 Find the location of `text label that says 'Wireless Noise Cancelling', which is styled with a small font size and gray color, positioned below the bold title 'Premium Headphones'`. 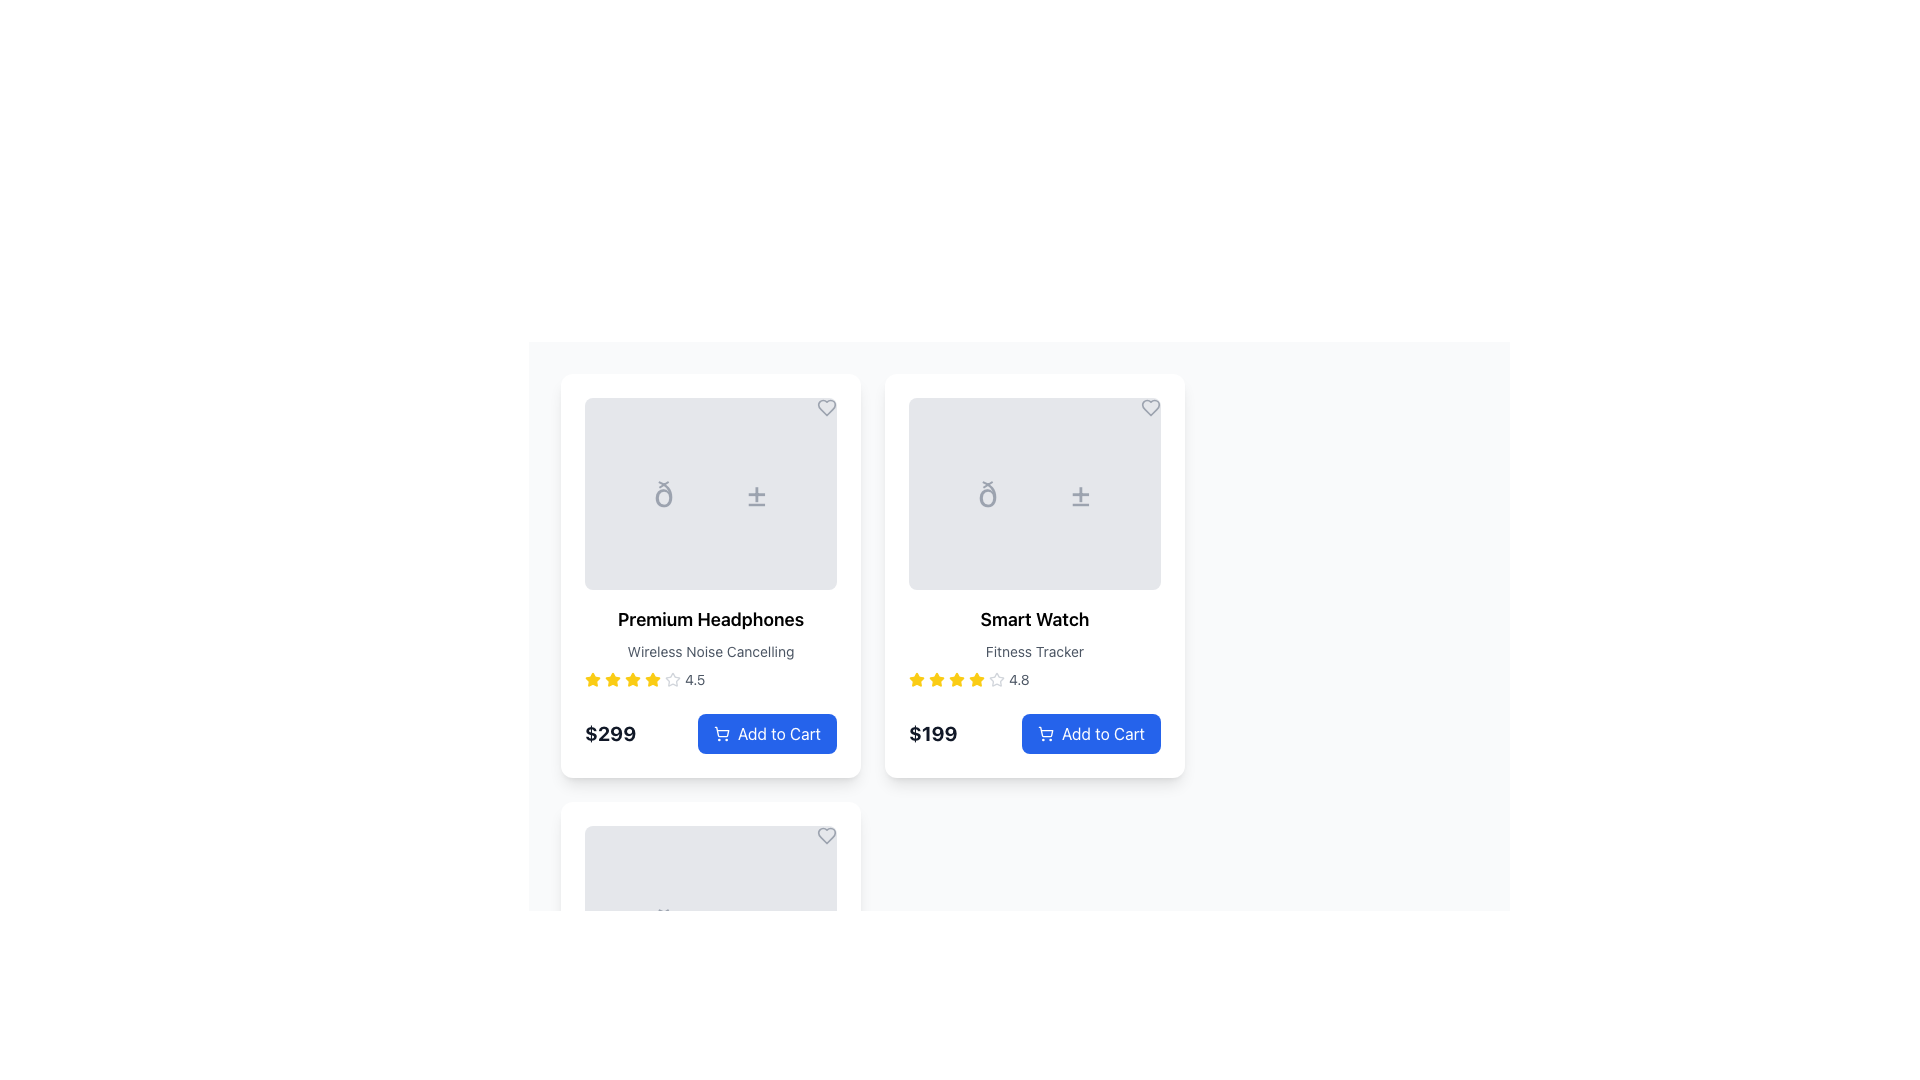

text label that says 'Wireless Noise Cancelling', which is styled with a small font size and gray color, positioned below the bold title 'Premium Headphones' is located at coordinates (710, 651).